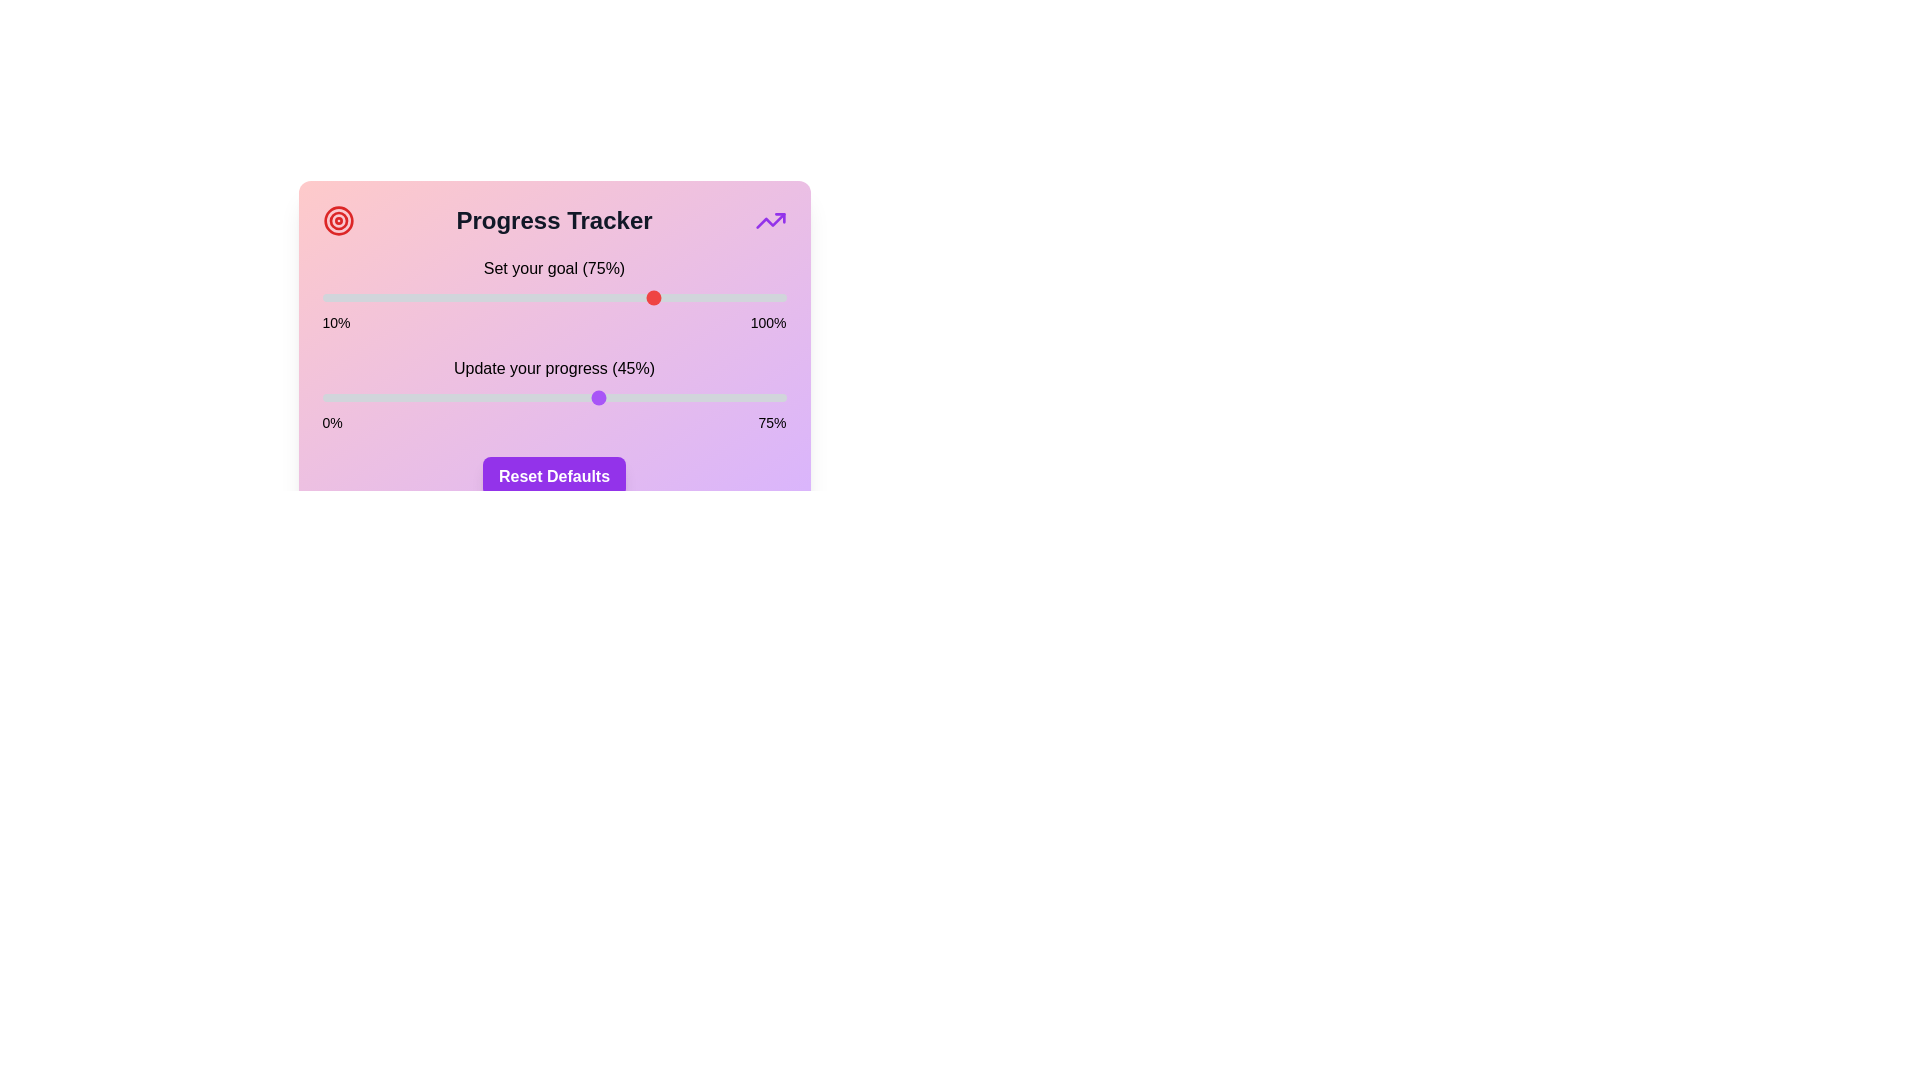 Image resolution: width=1920 pixels, height=1080 pixels. What do you see at coordinates (662, 297) in the screenshot?
I see `the 'Set your goal' slider to 76%` at bounding box center [662, 297].